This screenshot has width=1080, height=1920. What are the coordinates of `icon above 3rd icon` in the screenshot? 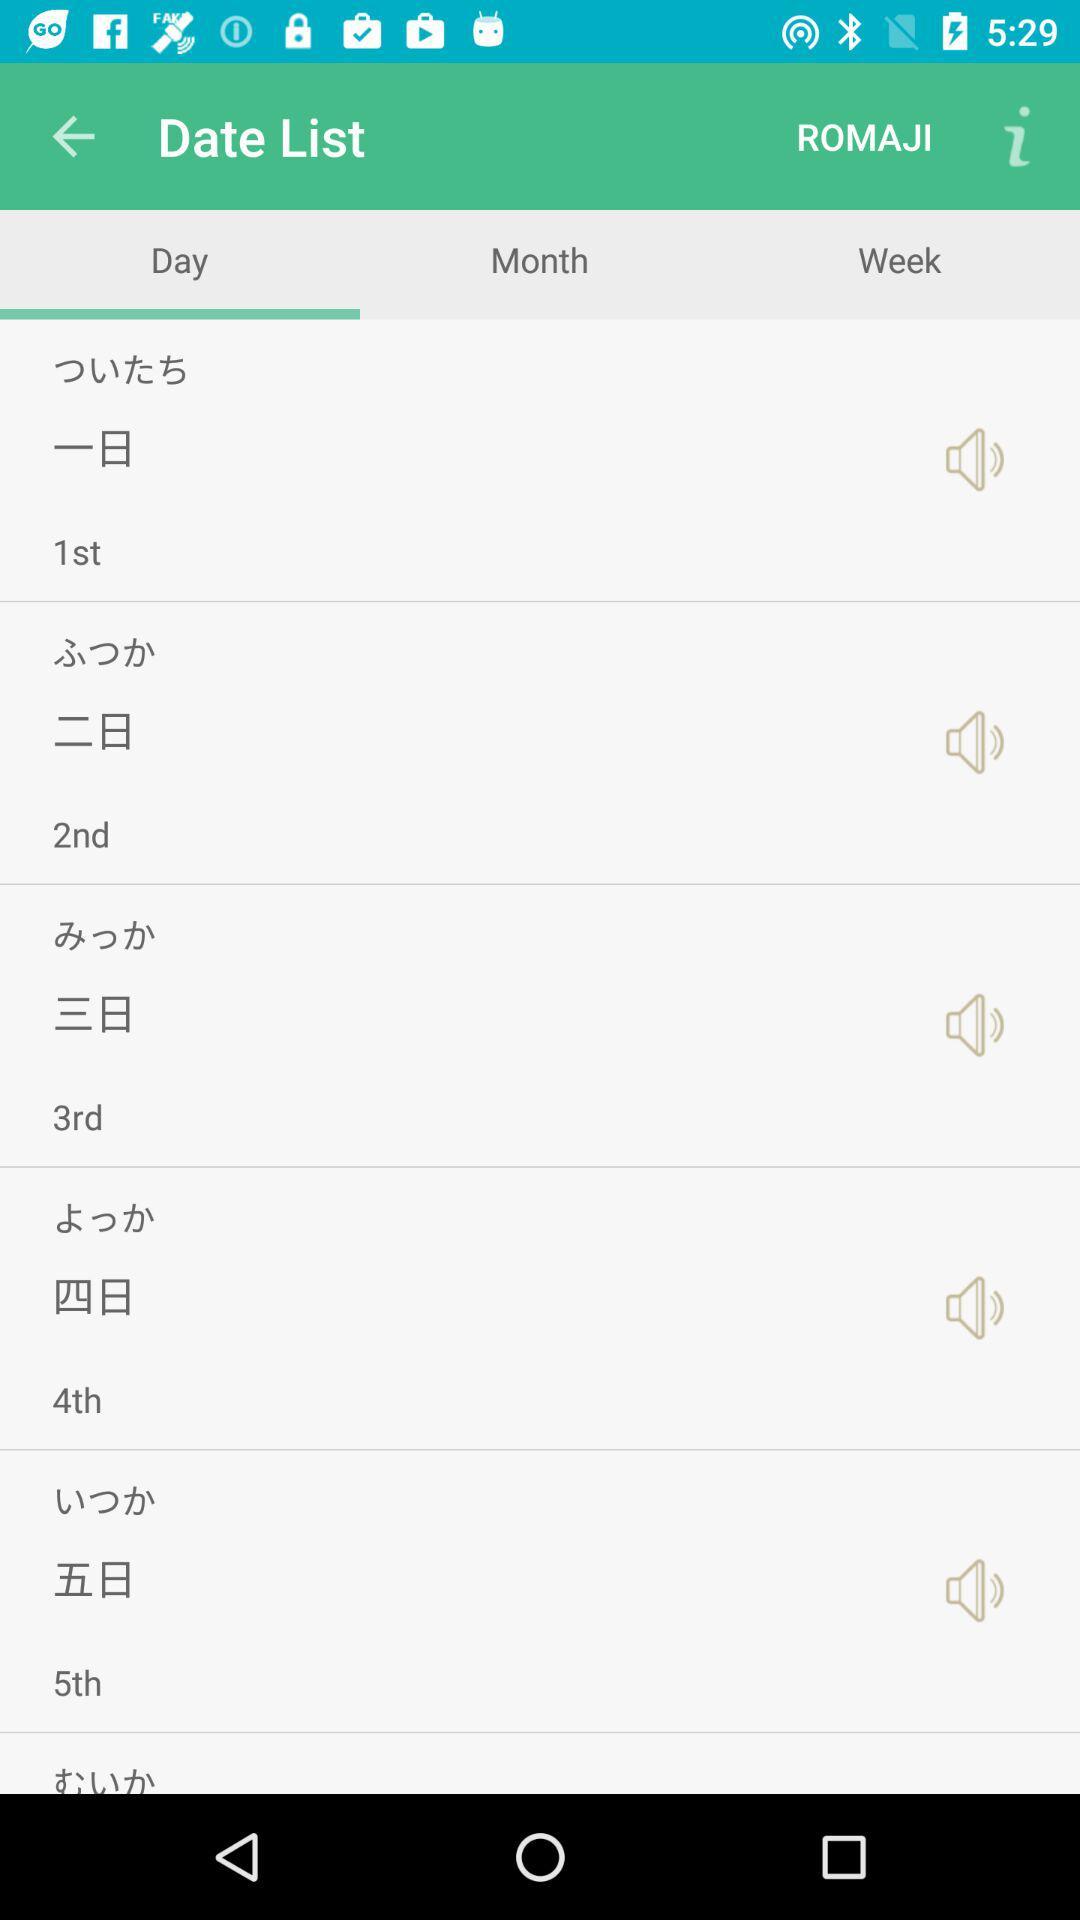 It's located at (94, 1012).